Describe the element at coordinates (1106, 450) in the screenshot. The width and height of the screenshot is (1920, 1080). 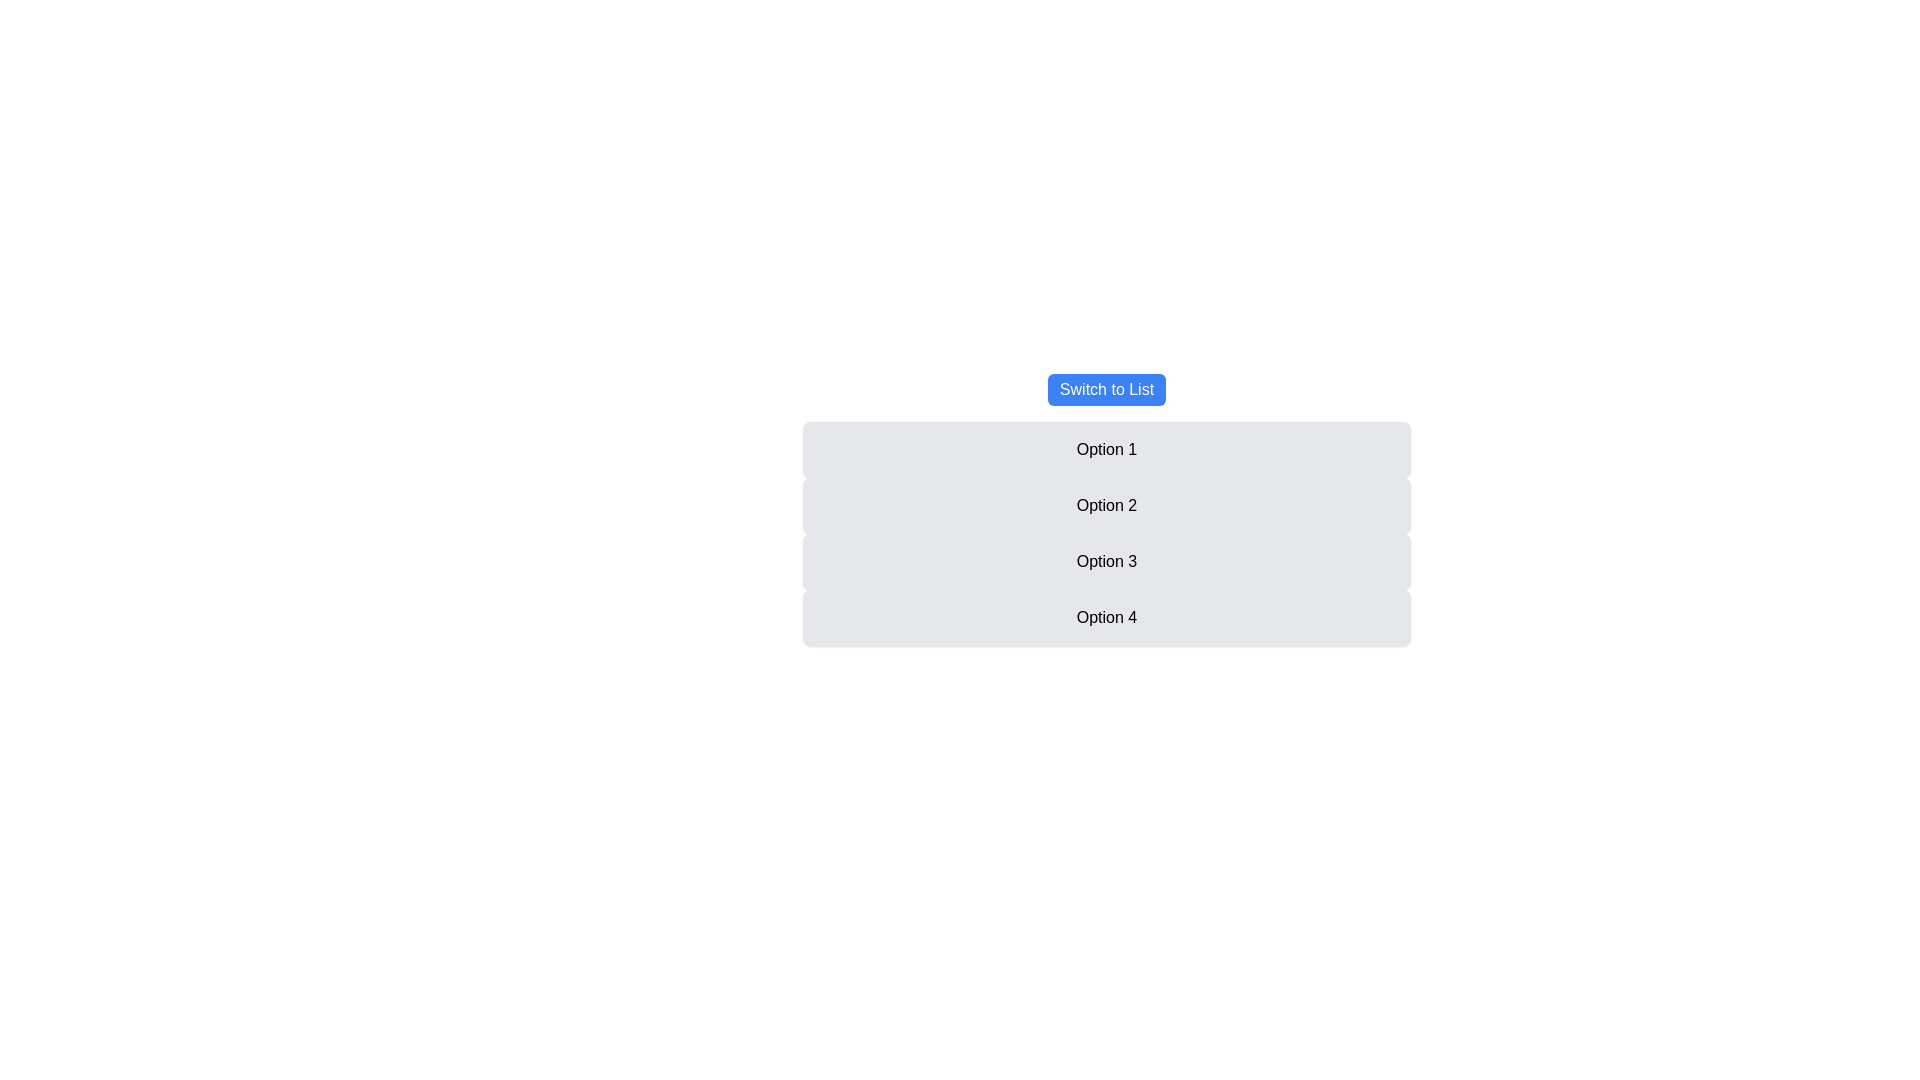
I see `the selectable item labeled 'Option 1', which is the first element in a vertical list with a light gray background and rounded corners, located beneath the 'Switch to List' button` at that location.